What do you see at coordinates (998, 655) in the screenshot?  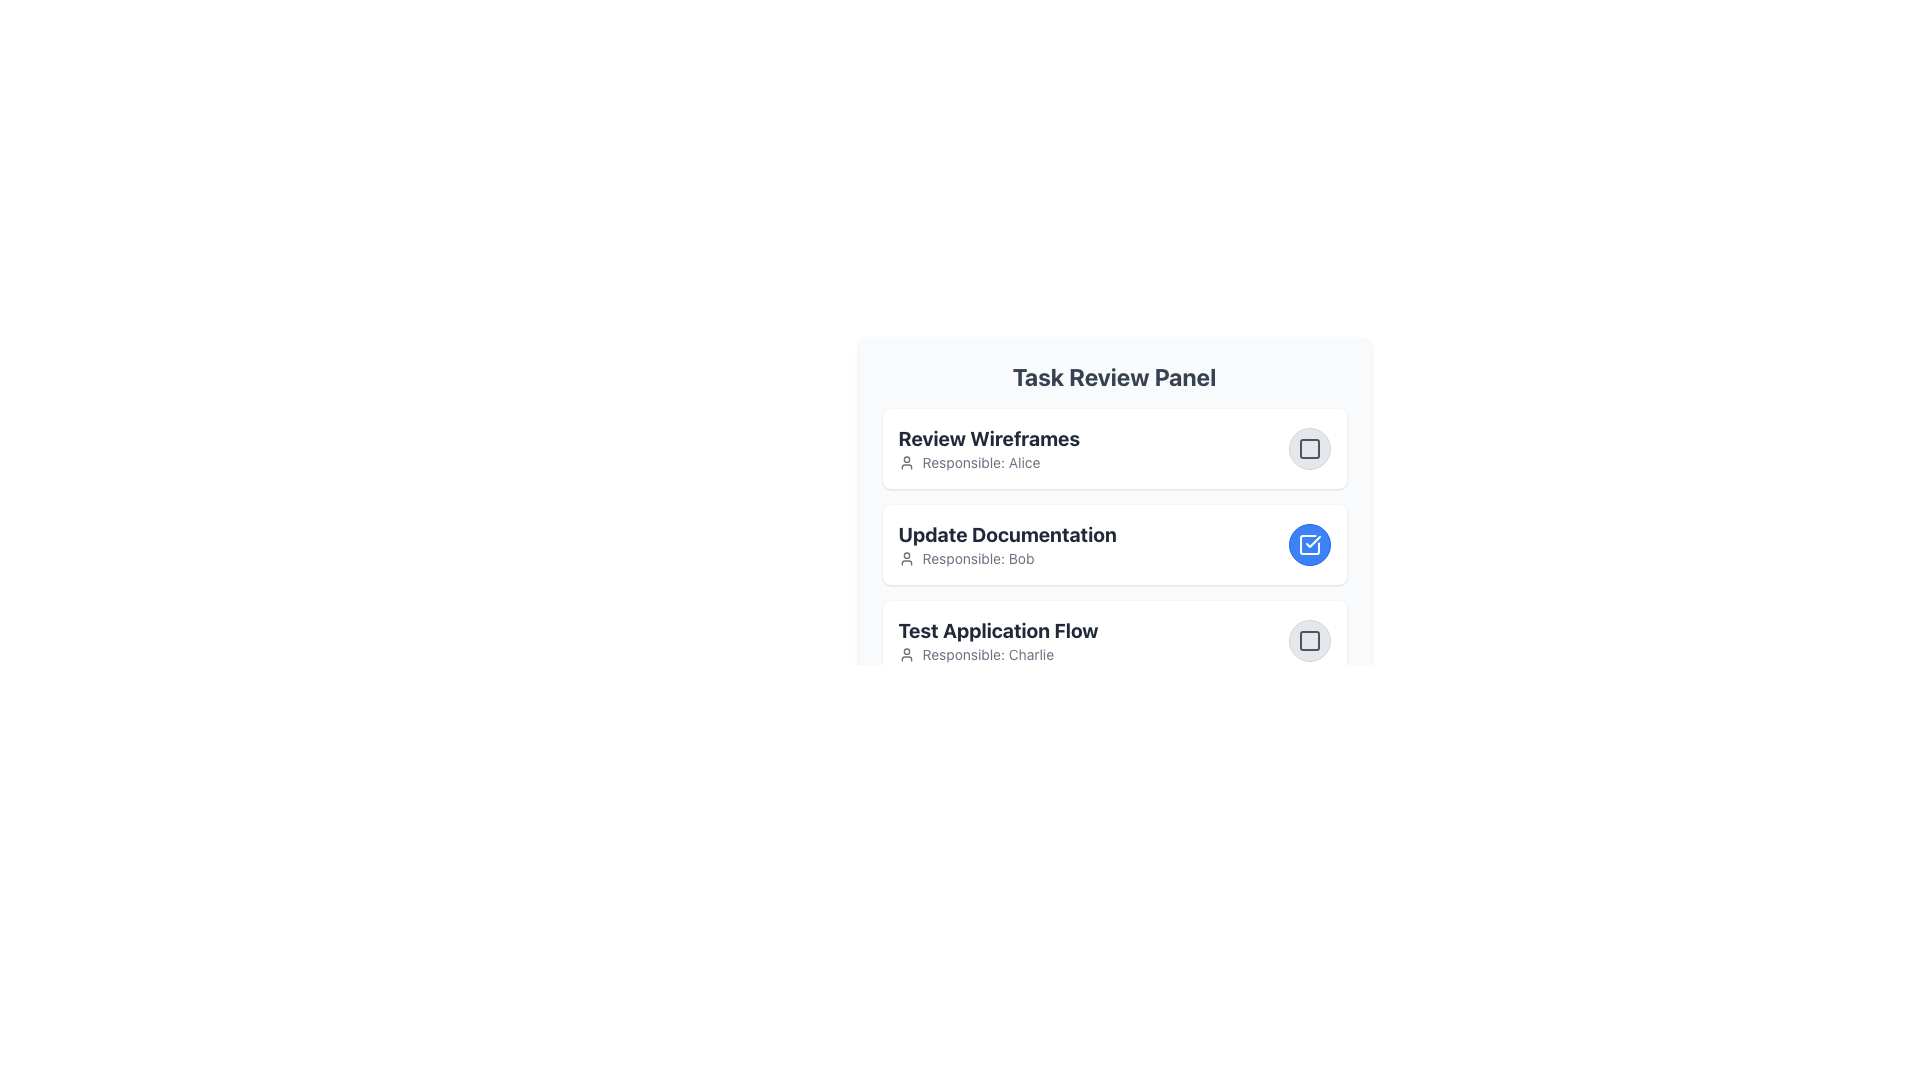 I see `the informational text reading 'Responsible: Charlie' with a user silhouette icon, located under the title 'Test Application Flow' in the third section of the tasks` at bounding box center [998, 655].